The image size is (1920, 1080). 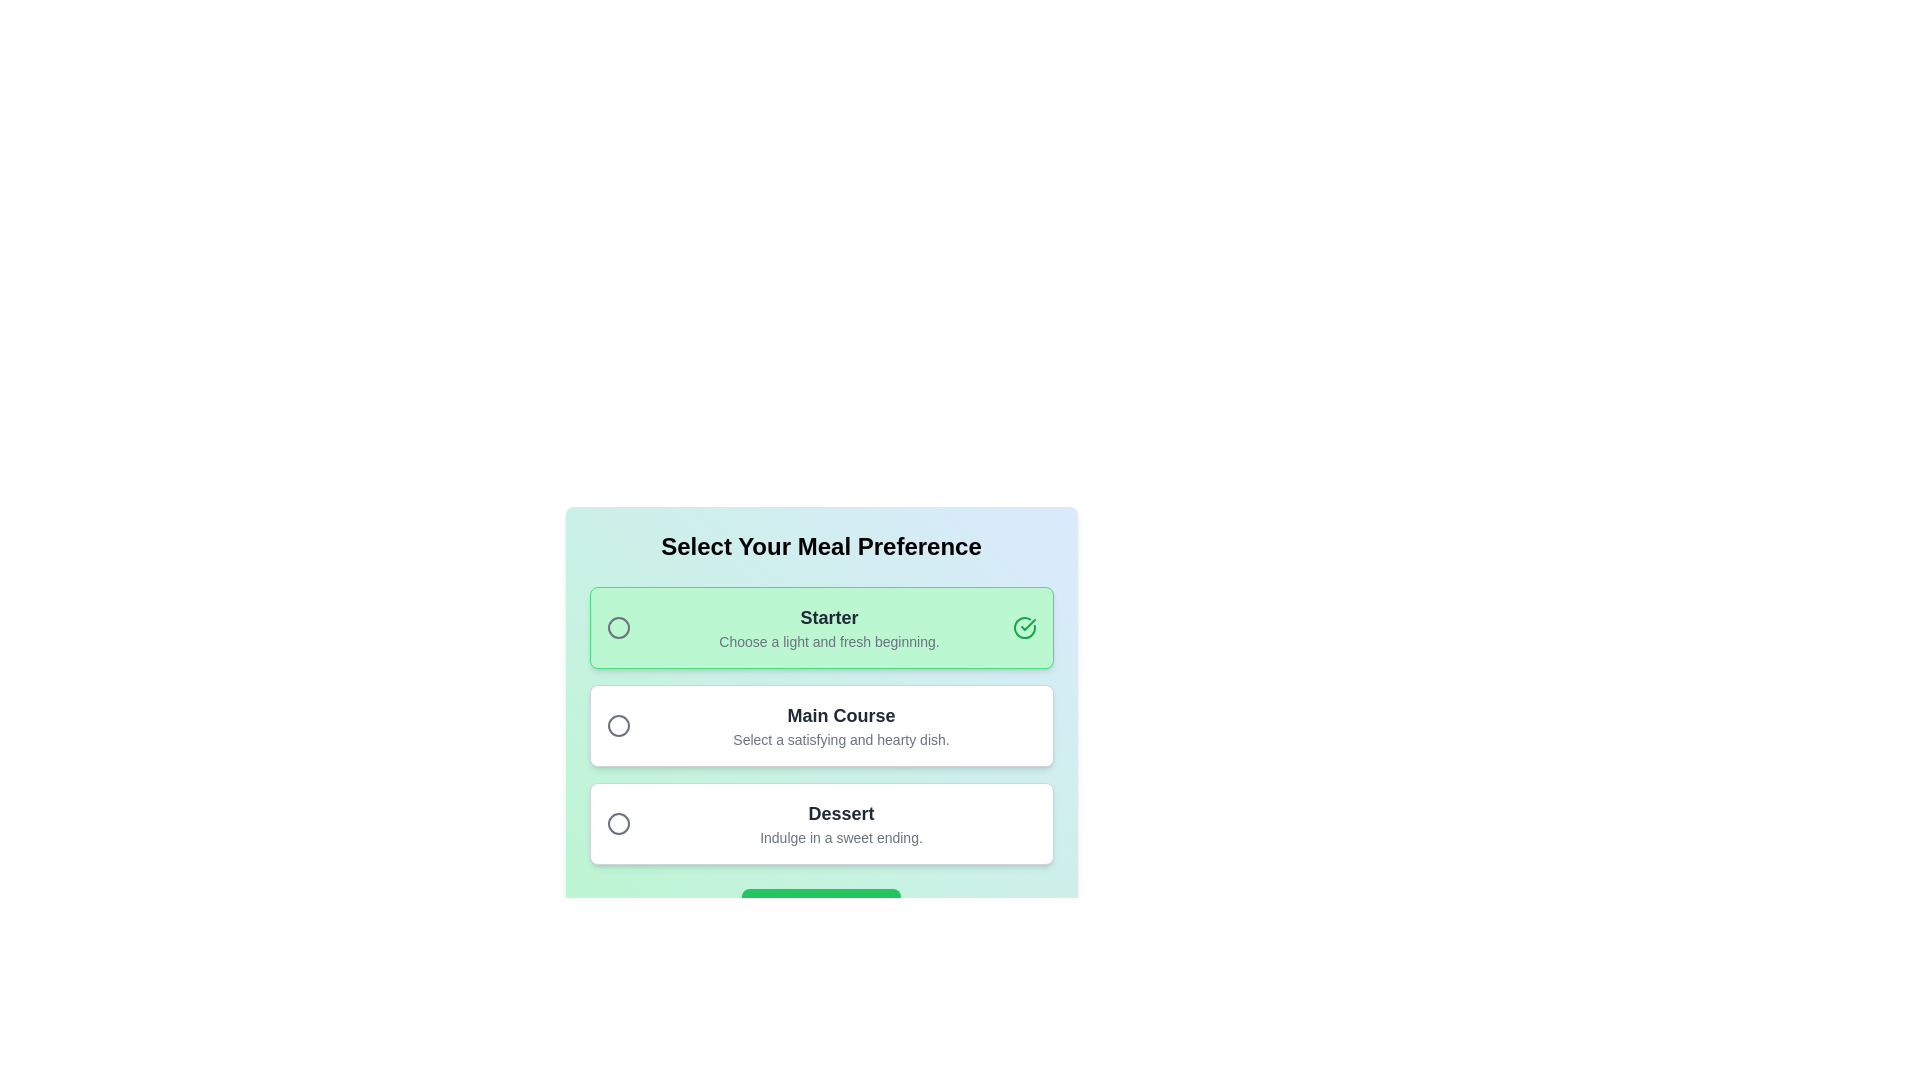 I want to click on the text line that says 'Indulge in a sweet ending.' located underneath the bold heading 'Dessert', so click(x=841, y=837).